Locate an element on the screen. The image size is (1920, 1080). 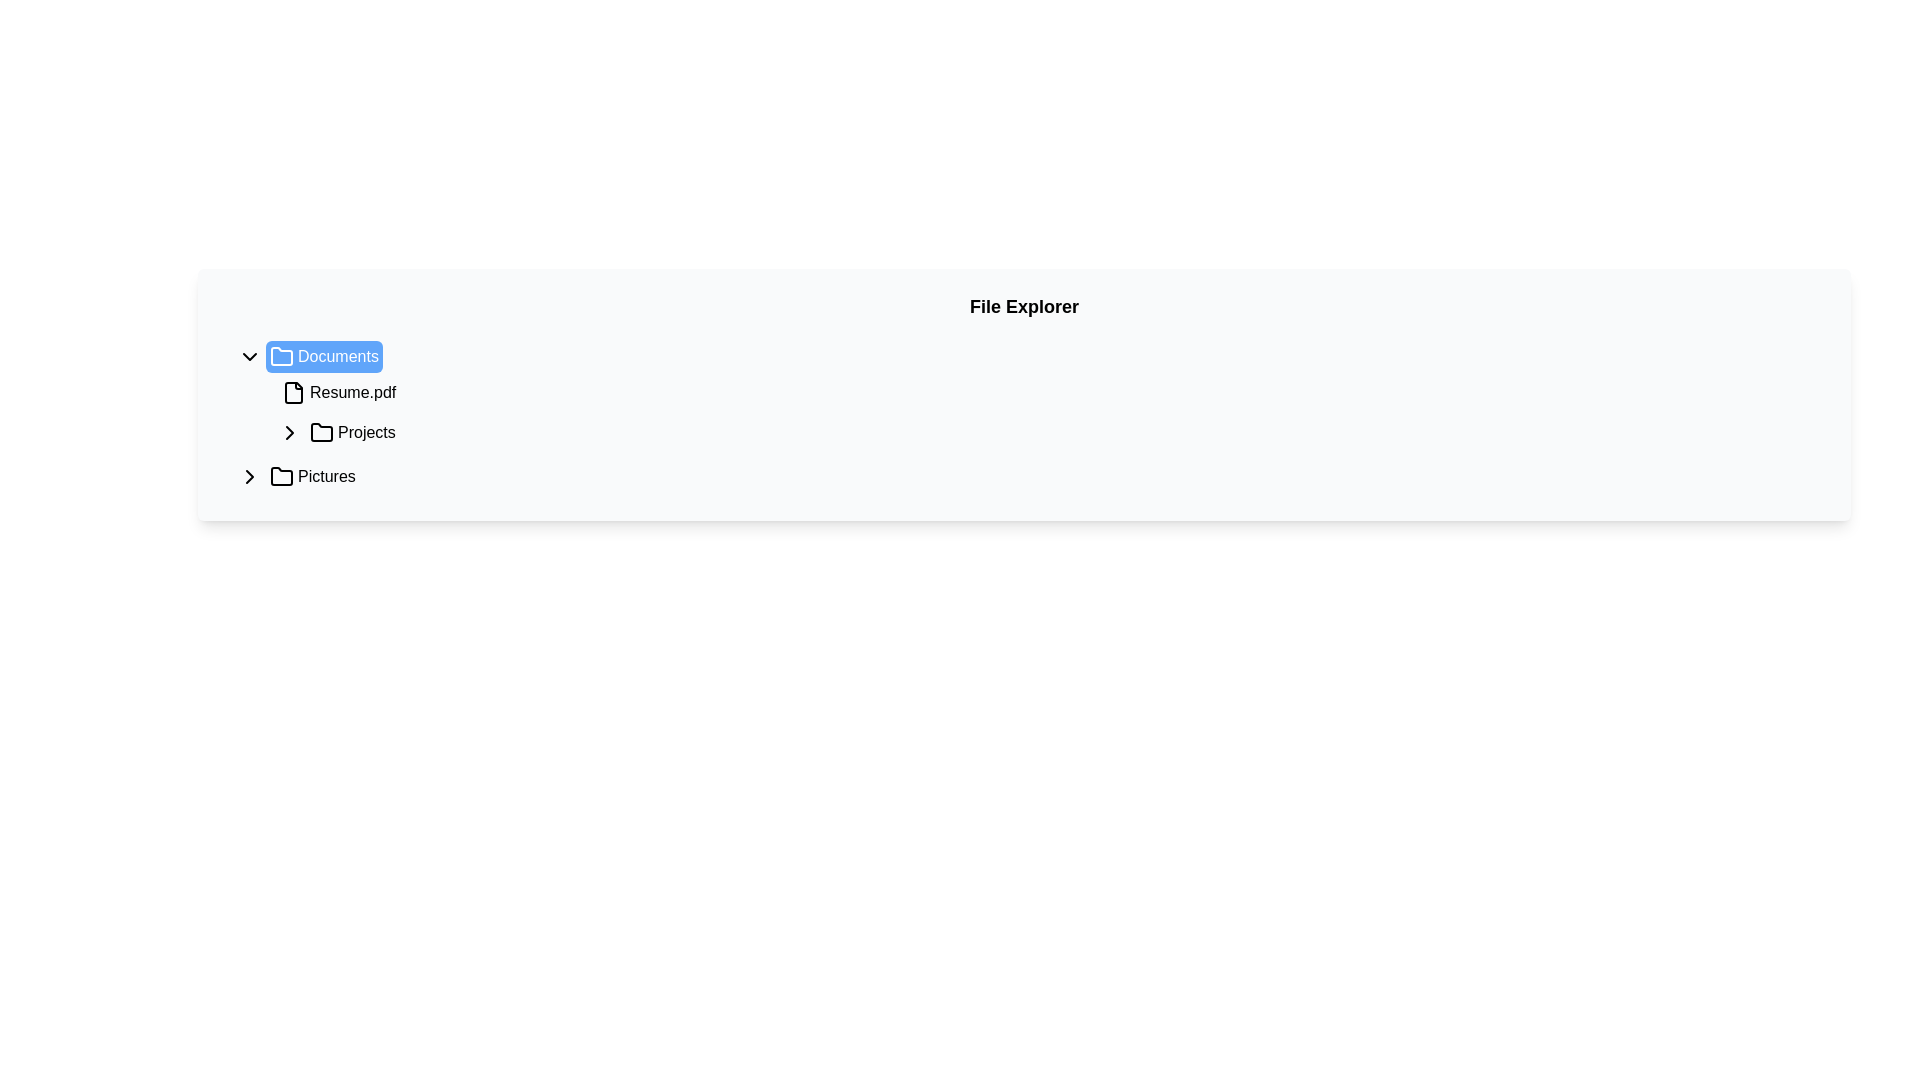
the folder-shaped icon that represents the 'Documents' directory within the file explorer, which is the first item in the list and aligned to the left of the 'Documents' text label is located at coordinates (281, 356).